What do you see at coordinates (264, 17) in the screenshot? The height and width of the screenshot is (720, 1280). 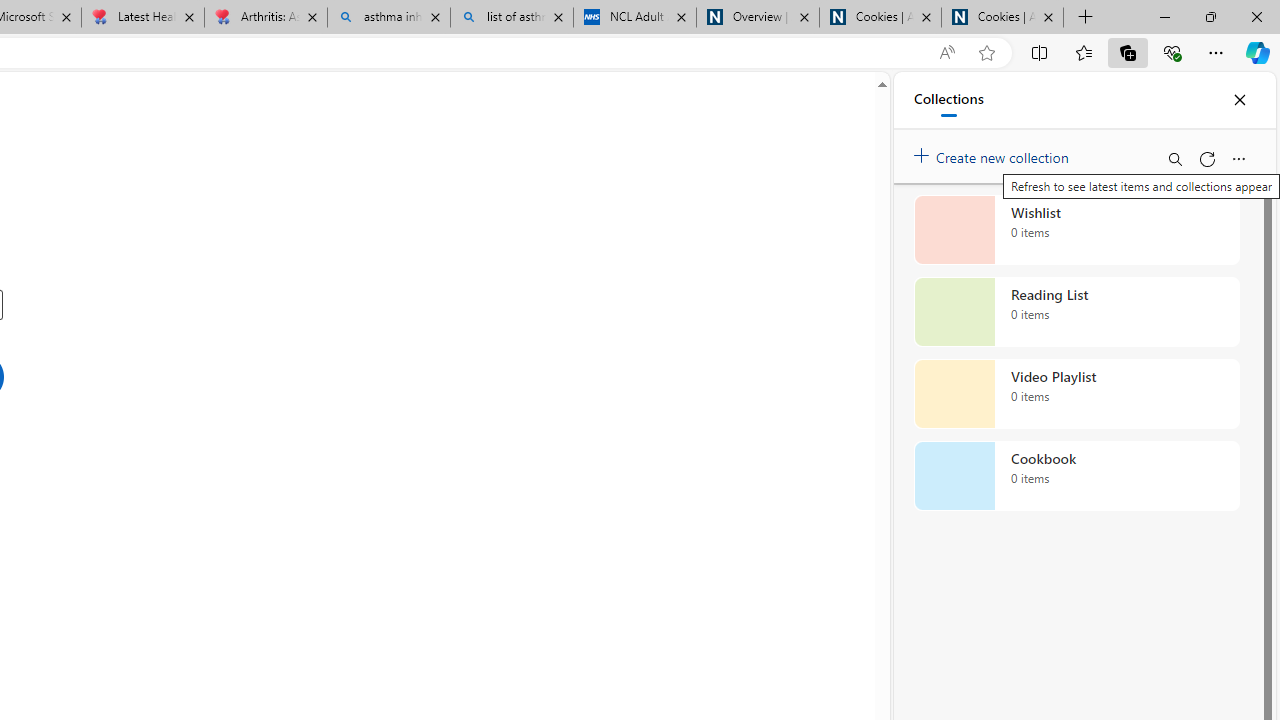 I see `'Arthritis: Ask Health Professionals'` at bounding box center [264, 17].